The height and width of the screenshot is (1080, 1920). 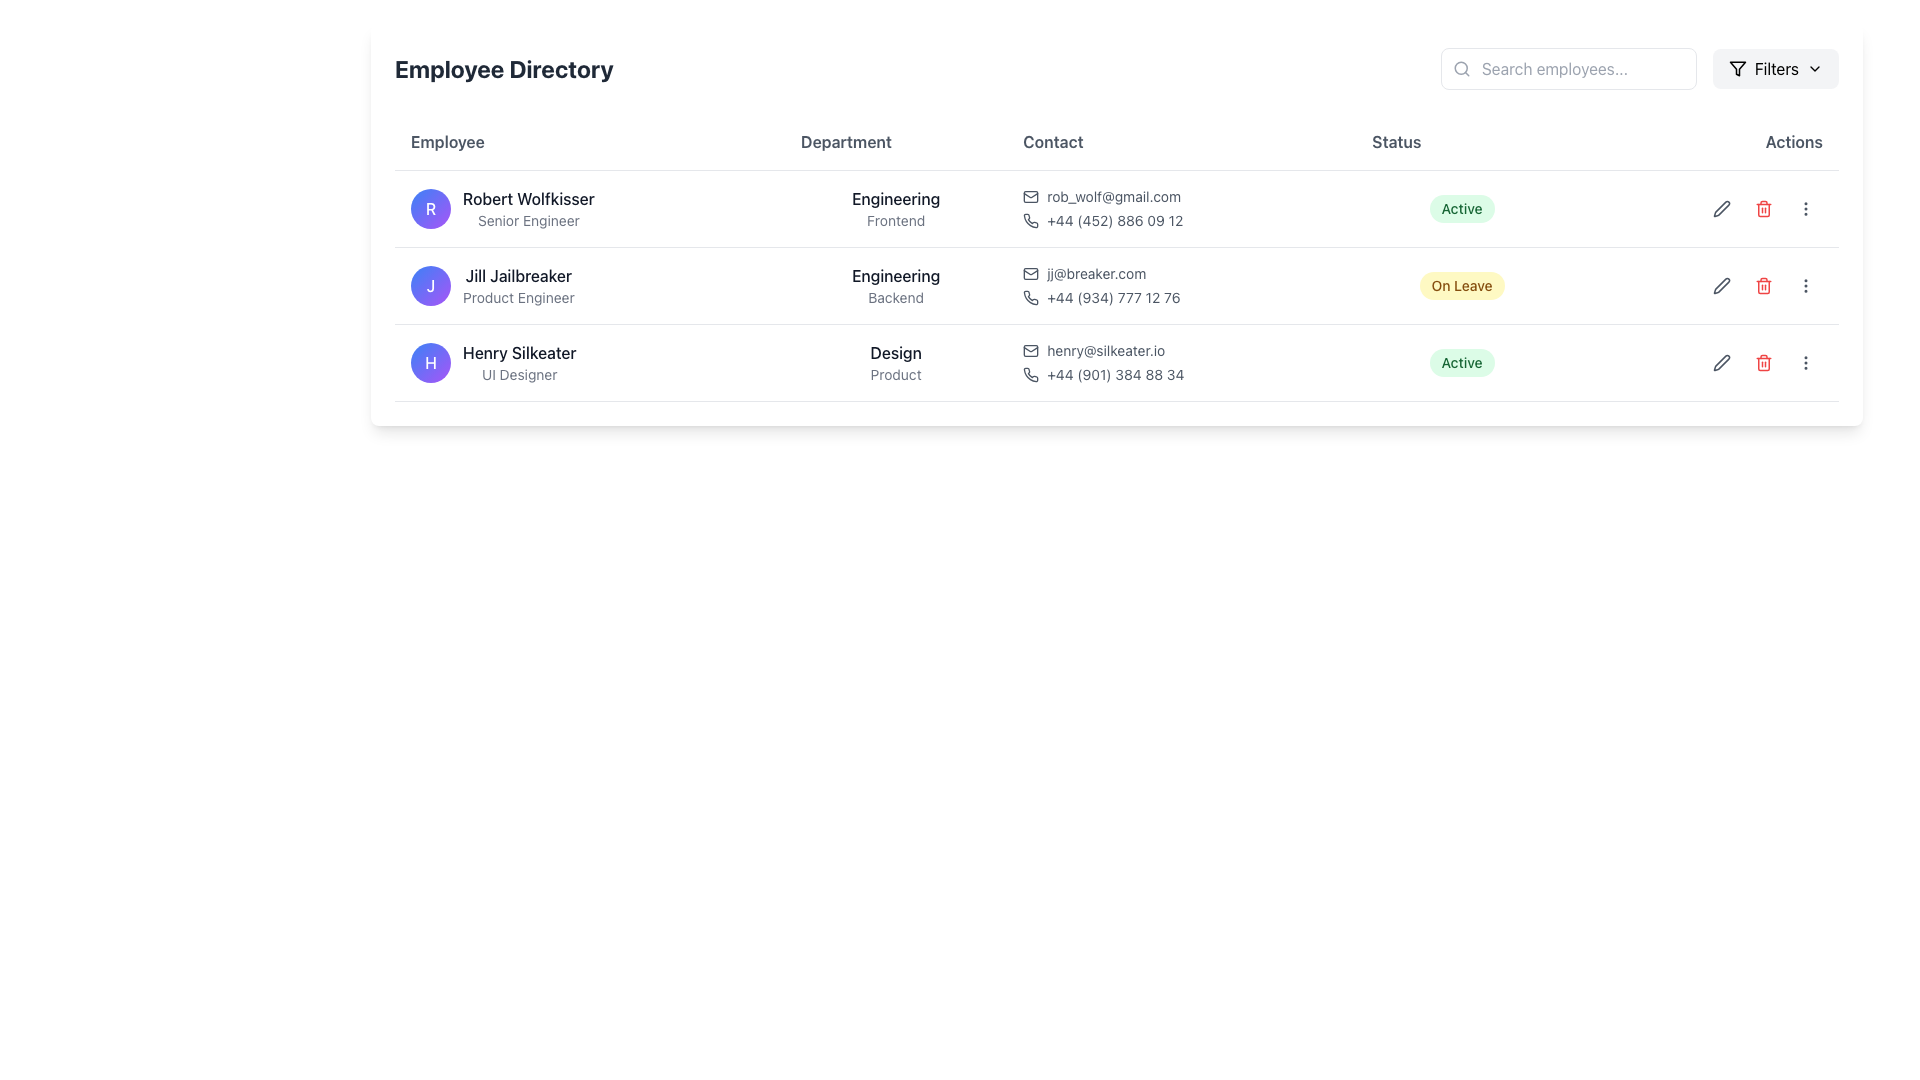 What do you see at coordinates (1181, 285) in the screenshot?
I see `the contact details of employee Jill Jailbreaker, which includes their email and phone number, located in the 'Contact' column of the second row in the table-like grid` at bounding box center [1181, 285].